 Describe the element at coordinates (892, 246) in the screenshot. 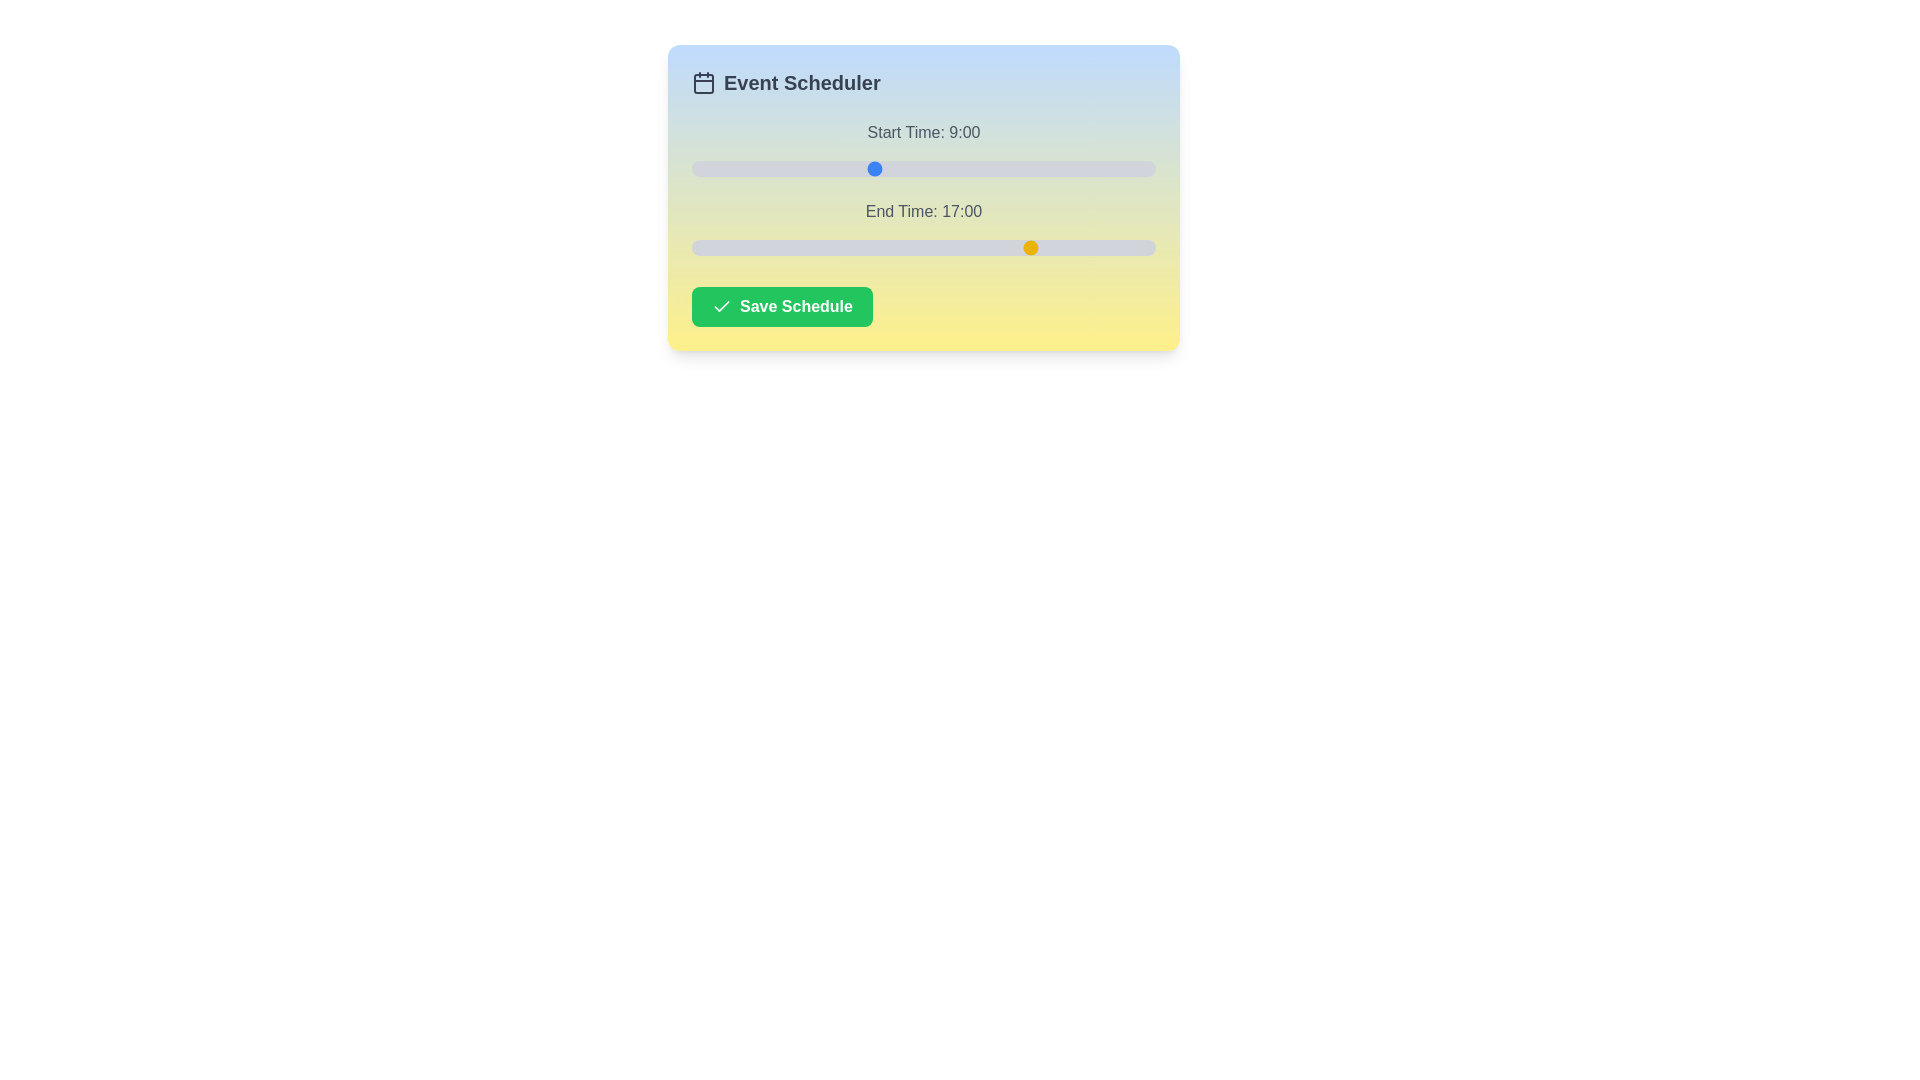

I see `the end time slider to 10` at that location.